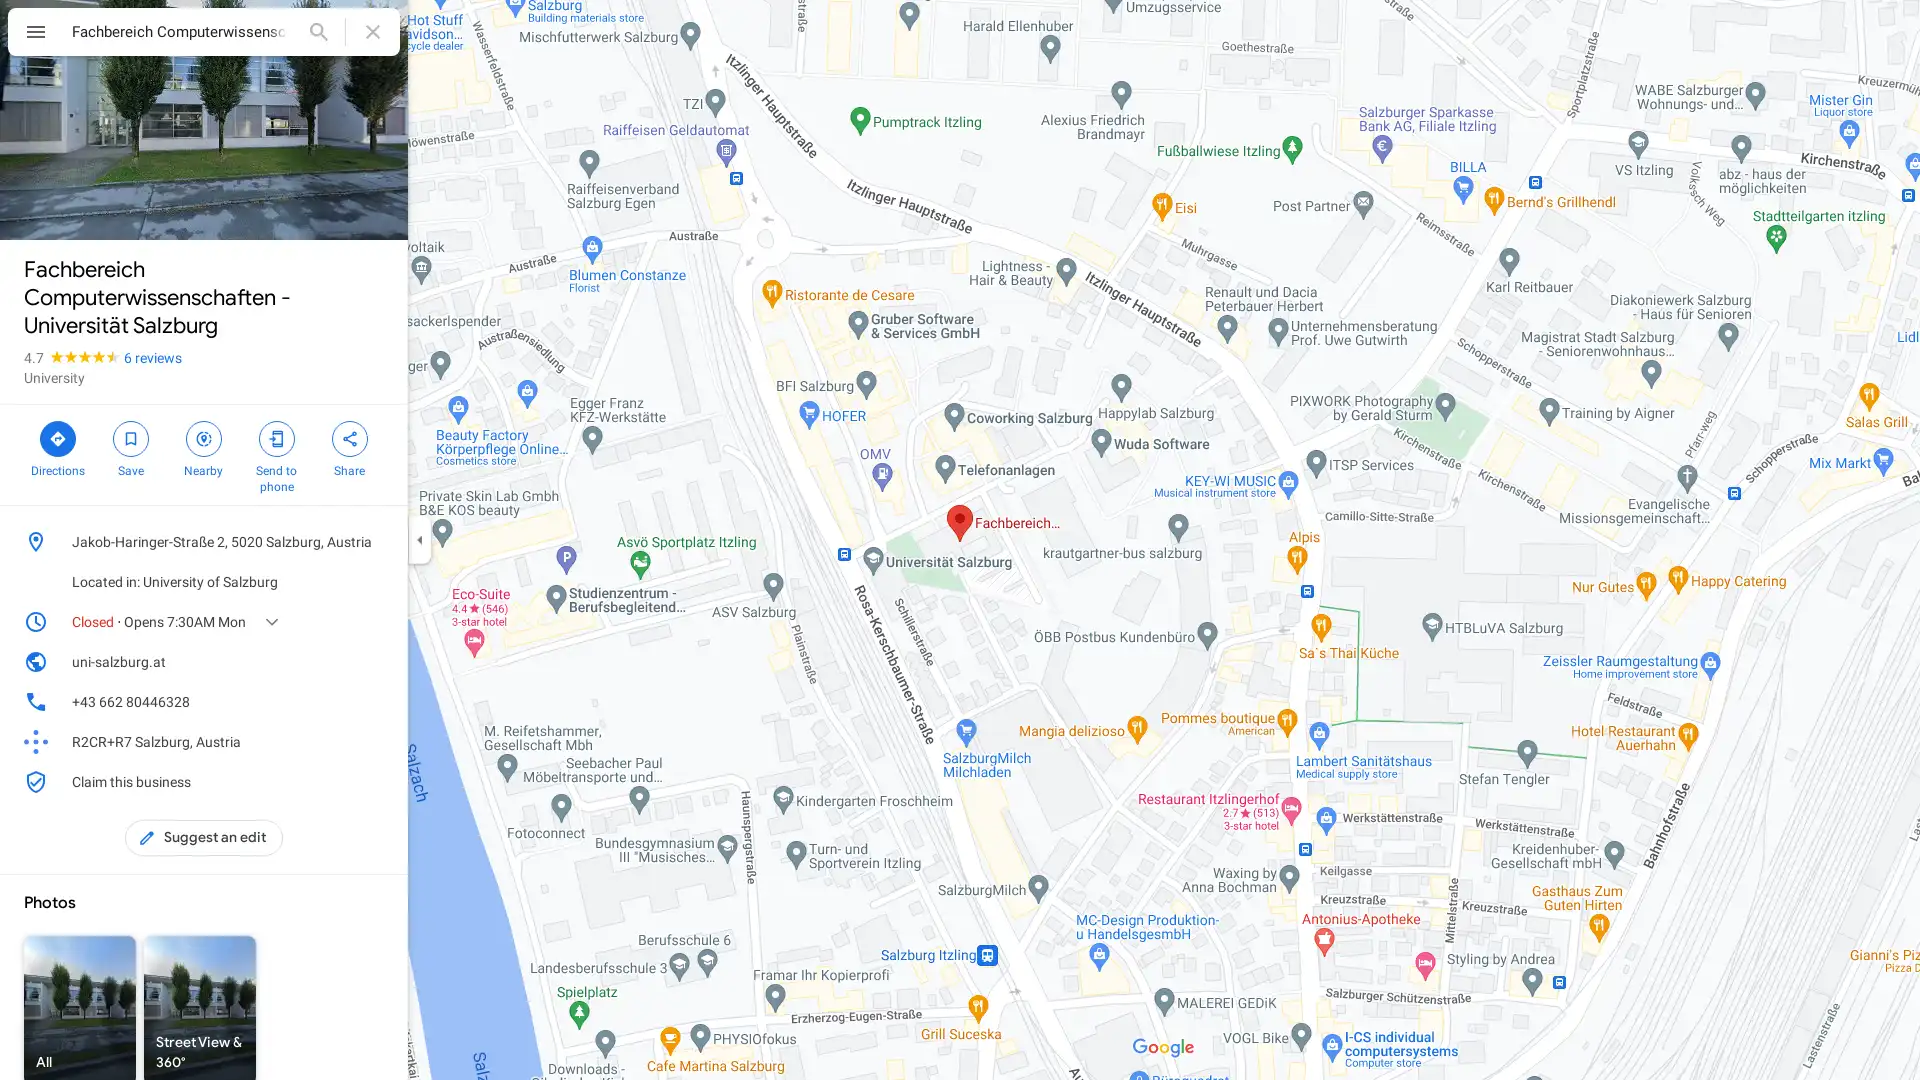  What do you see at coordinates (344, 662) in the screenshot?
I see `Open website` at bounding box center [344, 662].